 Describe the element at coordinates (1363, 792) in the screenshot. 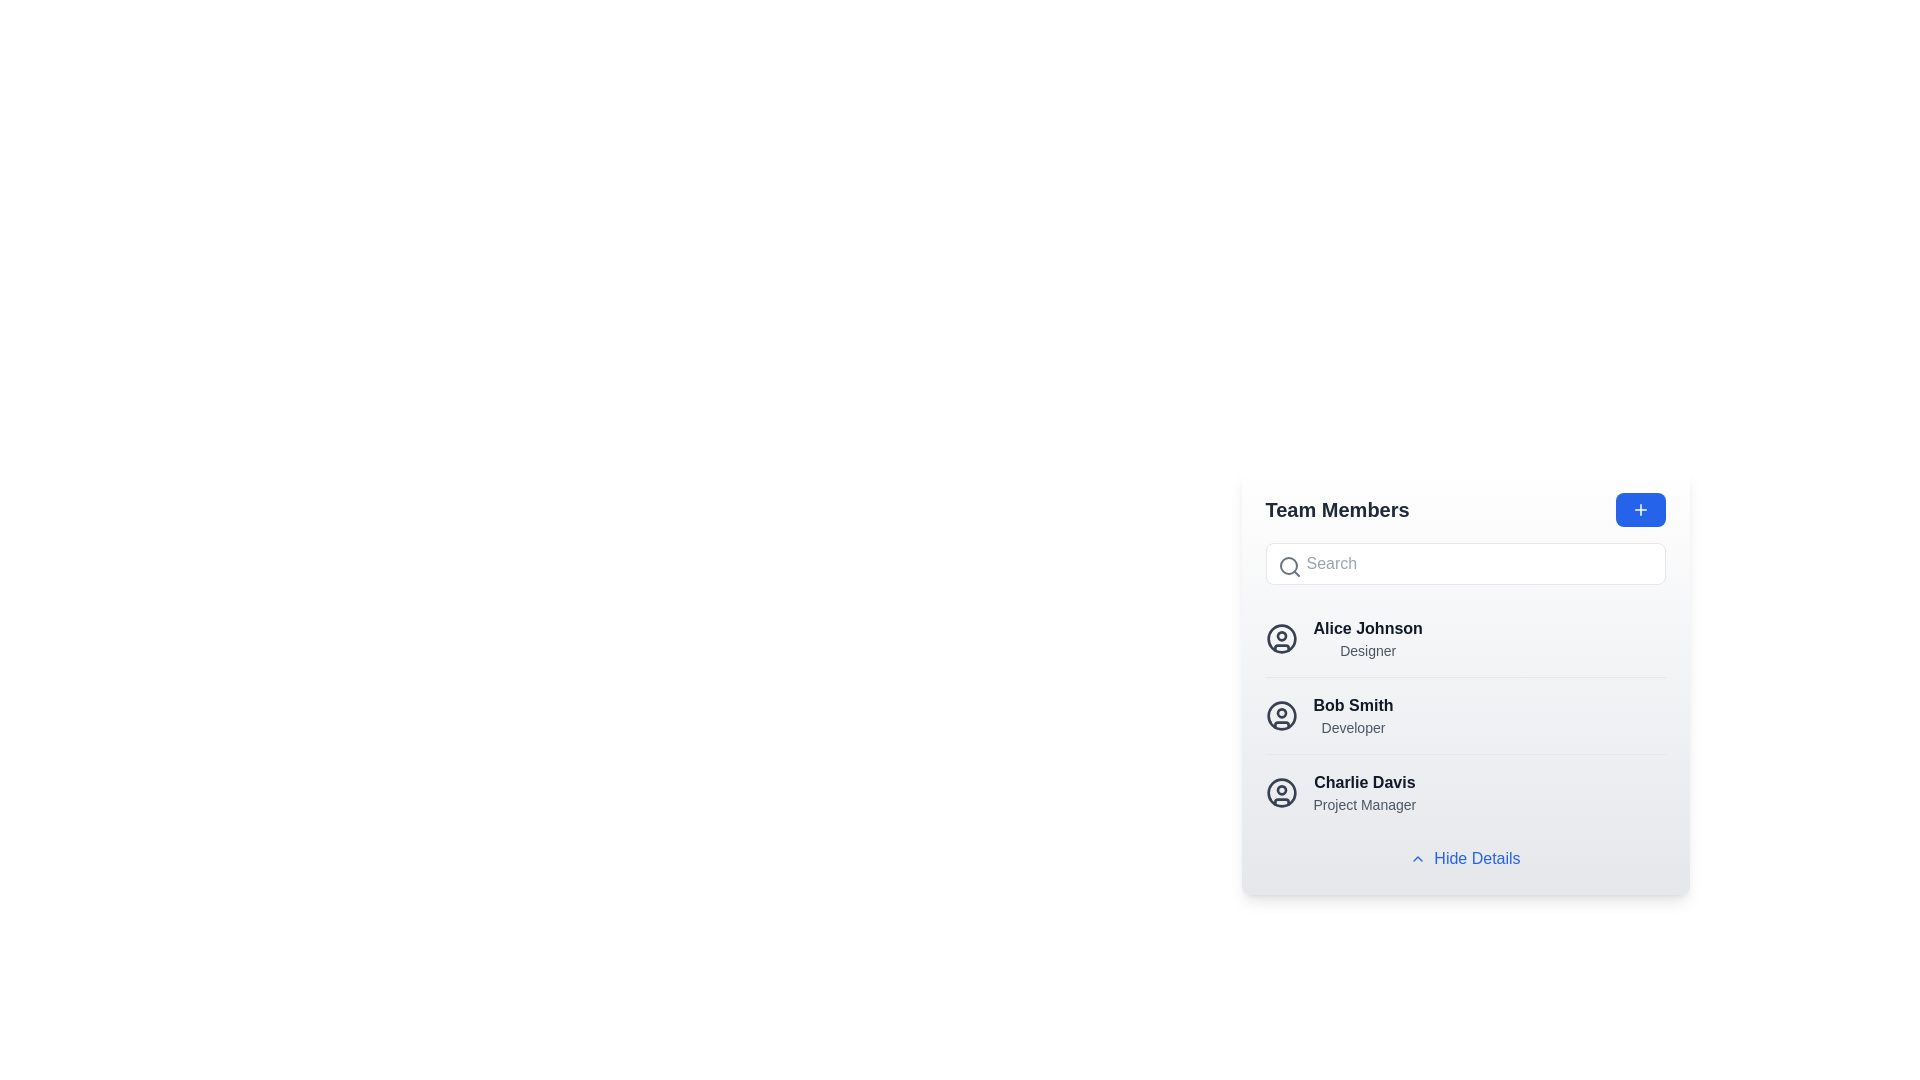

I see `the textual label 'Charlie Davis' which is styled with bold typography and located under the heading 'Team Members', specifically the third entry in the list` at that location.